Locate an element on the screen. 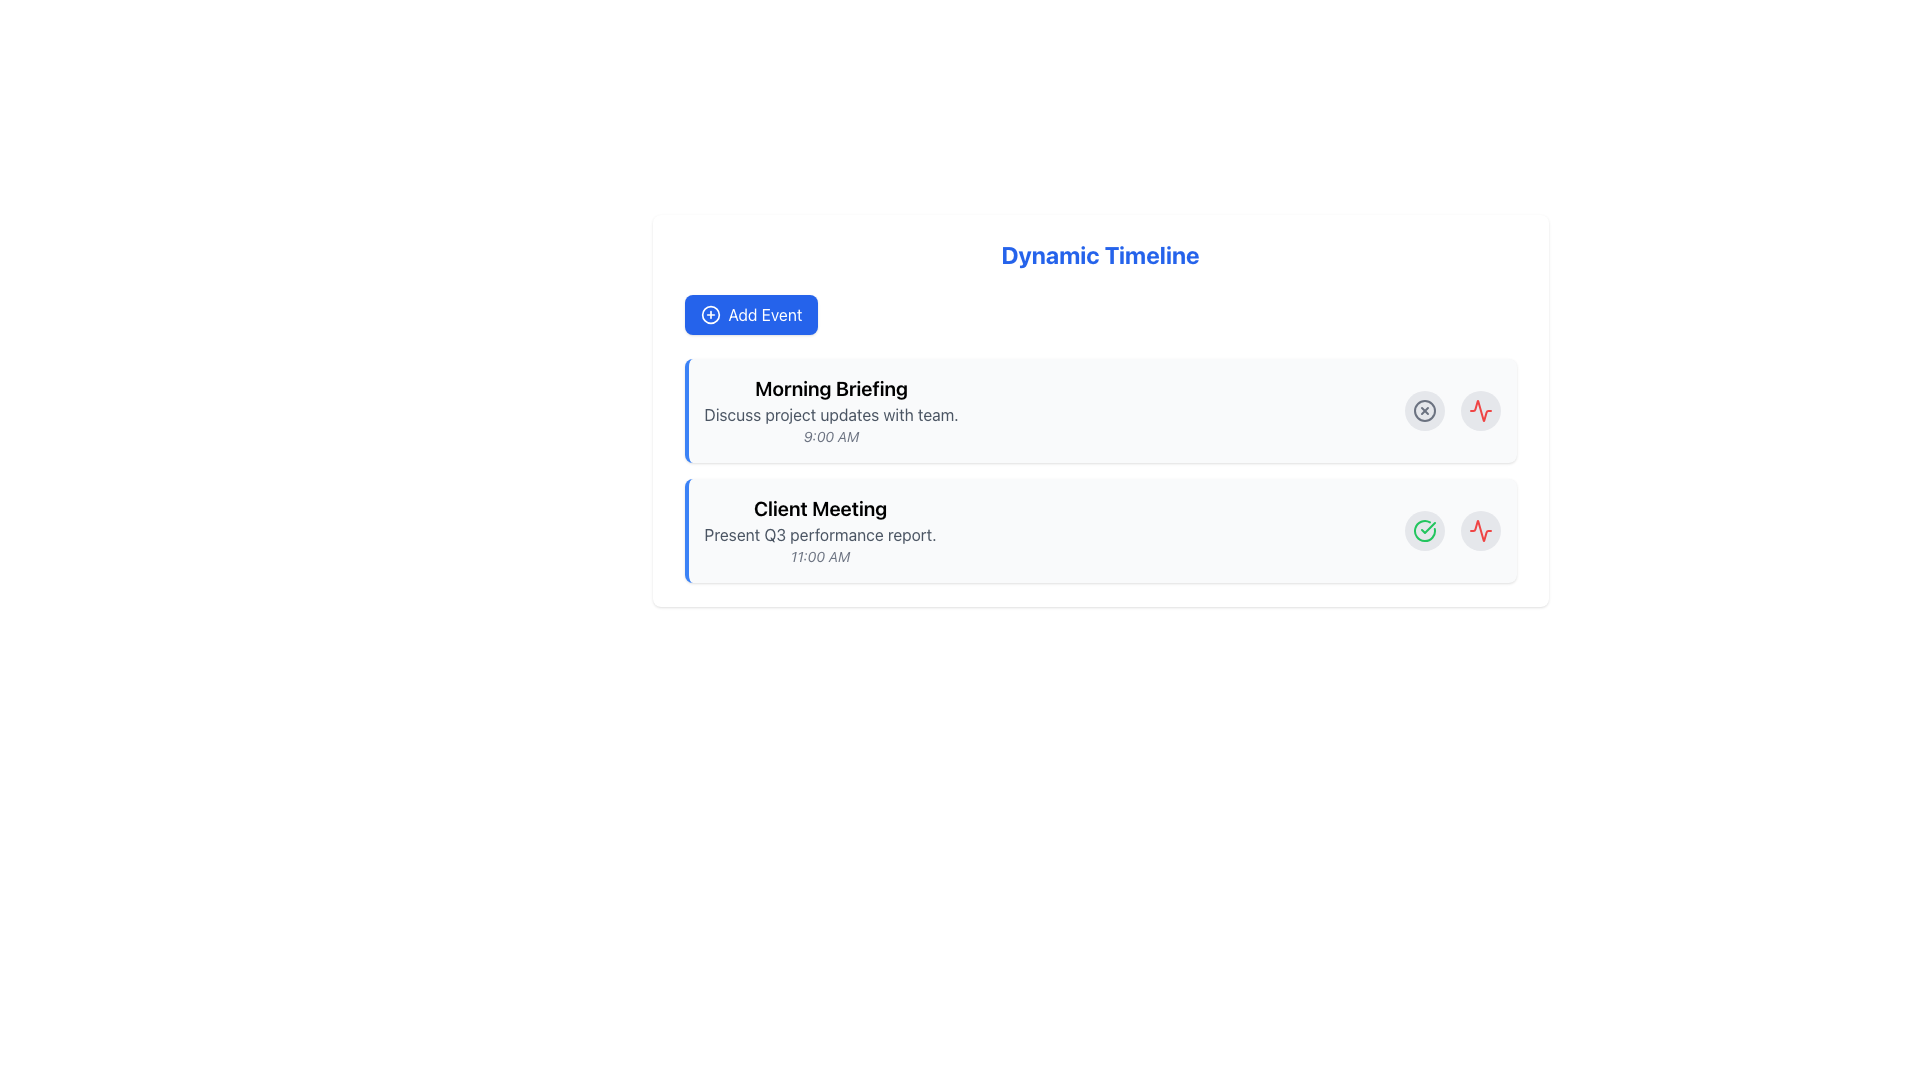 This screenshot has width=1920, height=1080. the static text header element that reads 'Dynamic Timeline', which is styled in bold, large, blue font and is centered above the 'Add Event' button is located at coordinates (1099, 253).